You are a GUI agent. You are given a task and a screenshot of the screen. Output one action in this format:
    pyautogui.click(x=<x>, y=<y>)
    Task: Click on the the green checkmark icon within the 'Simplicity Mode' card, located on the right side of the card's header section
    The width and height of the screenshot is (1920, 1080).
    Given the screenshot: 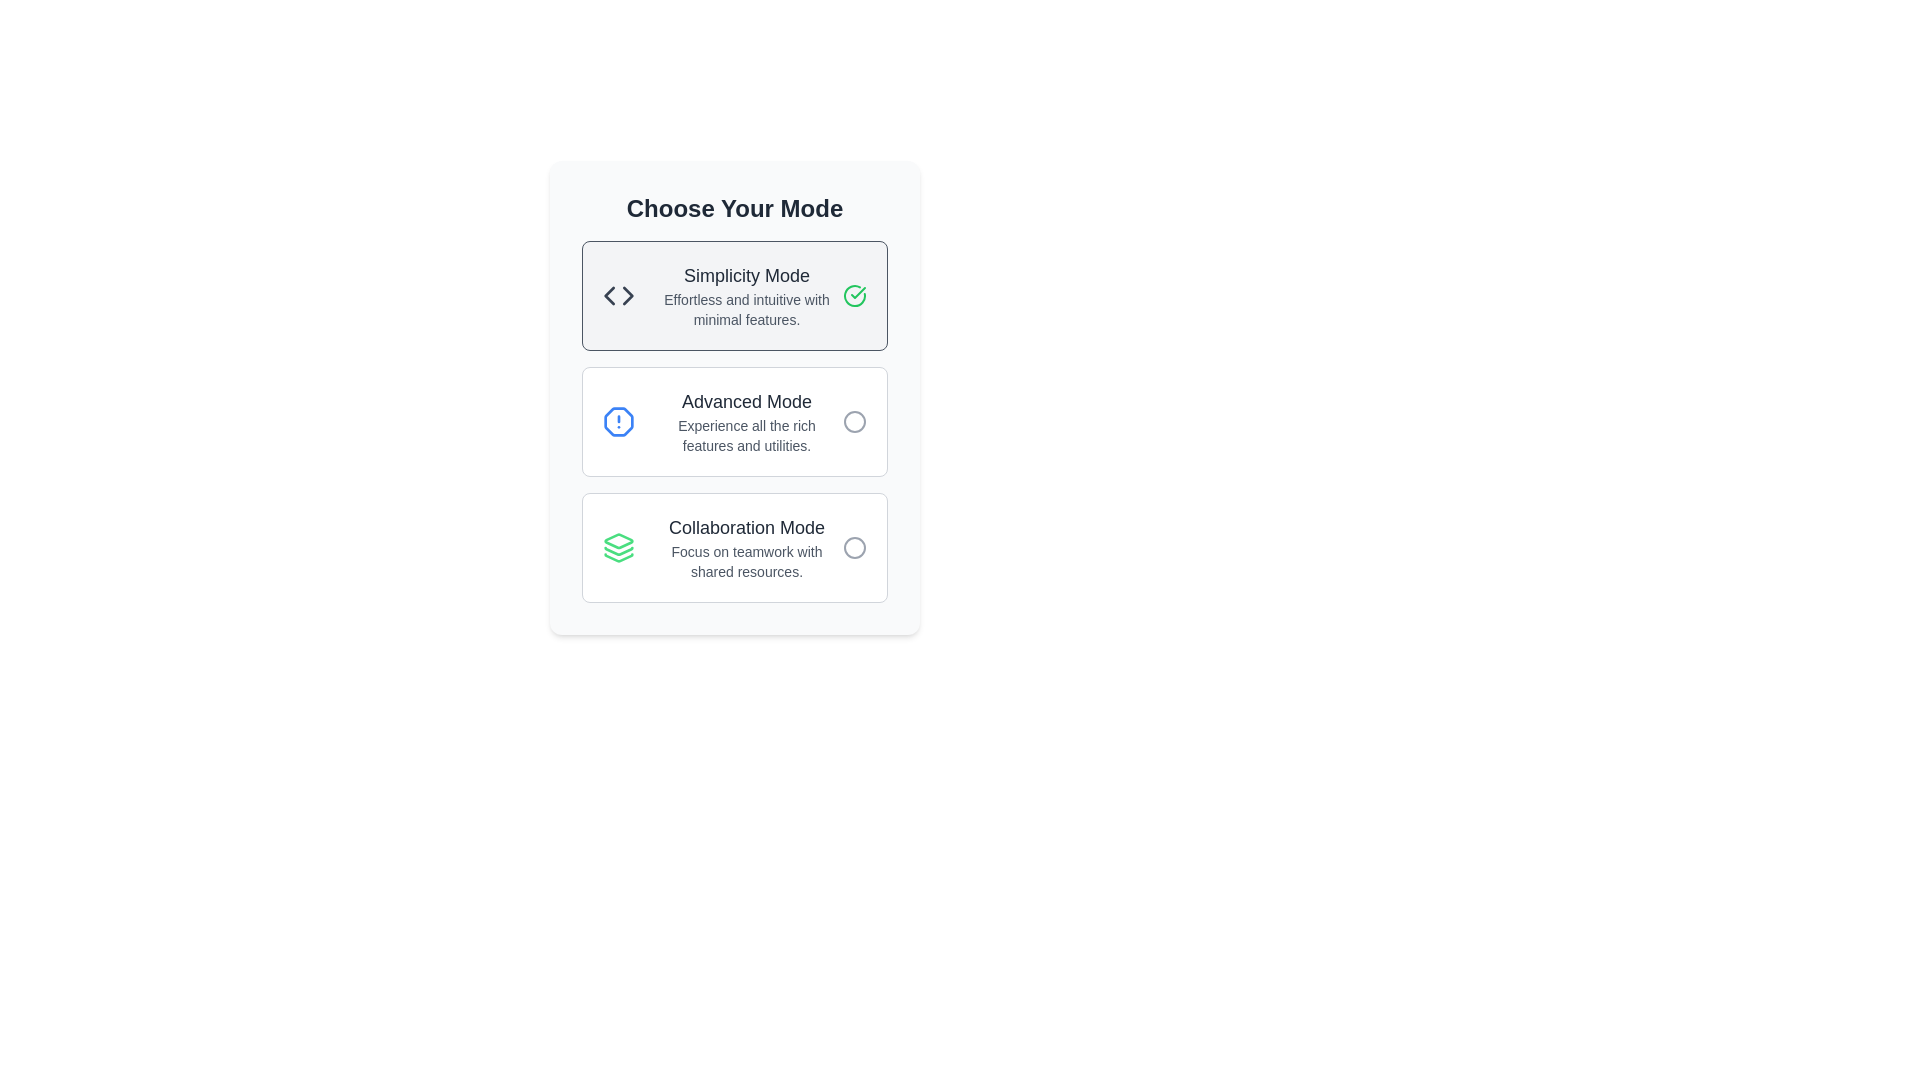 What is the action you would take?
    pyautogui.click(x=854, y=296)
    